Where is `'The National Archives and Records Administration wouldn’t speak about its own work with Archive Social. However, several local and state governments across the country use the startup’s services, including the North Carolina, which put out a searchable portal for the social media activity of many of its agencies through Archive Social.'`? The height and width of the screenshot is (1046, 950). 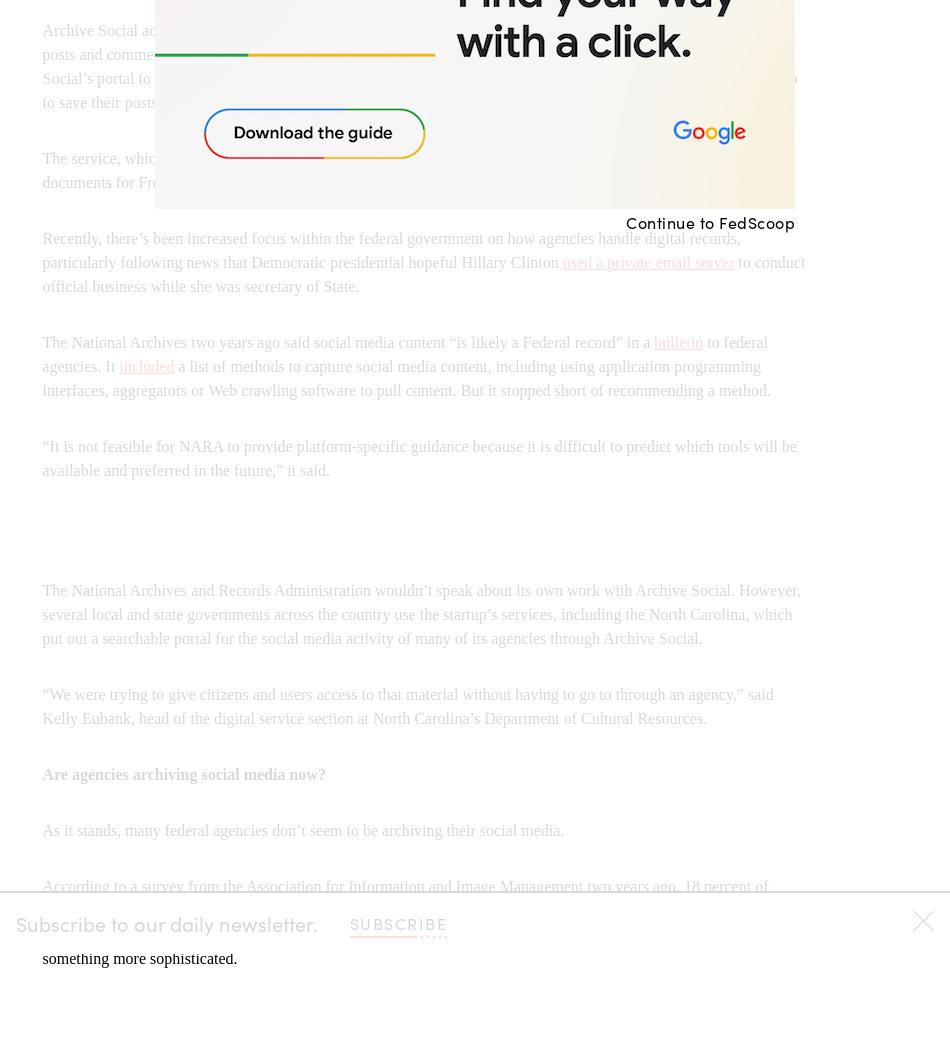
'The National Archives and Records Administration wouldn’t speak about its own work with Archive Social. However, several local and state governments across the country use the startup’s services, including the North Carolina, which put out a searchable portal for the social media activity of many of its agencies through Archive Social.' is located at coordinates (420, 614).